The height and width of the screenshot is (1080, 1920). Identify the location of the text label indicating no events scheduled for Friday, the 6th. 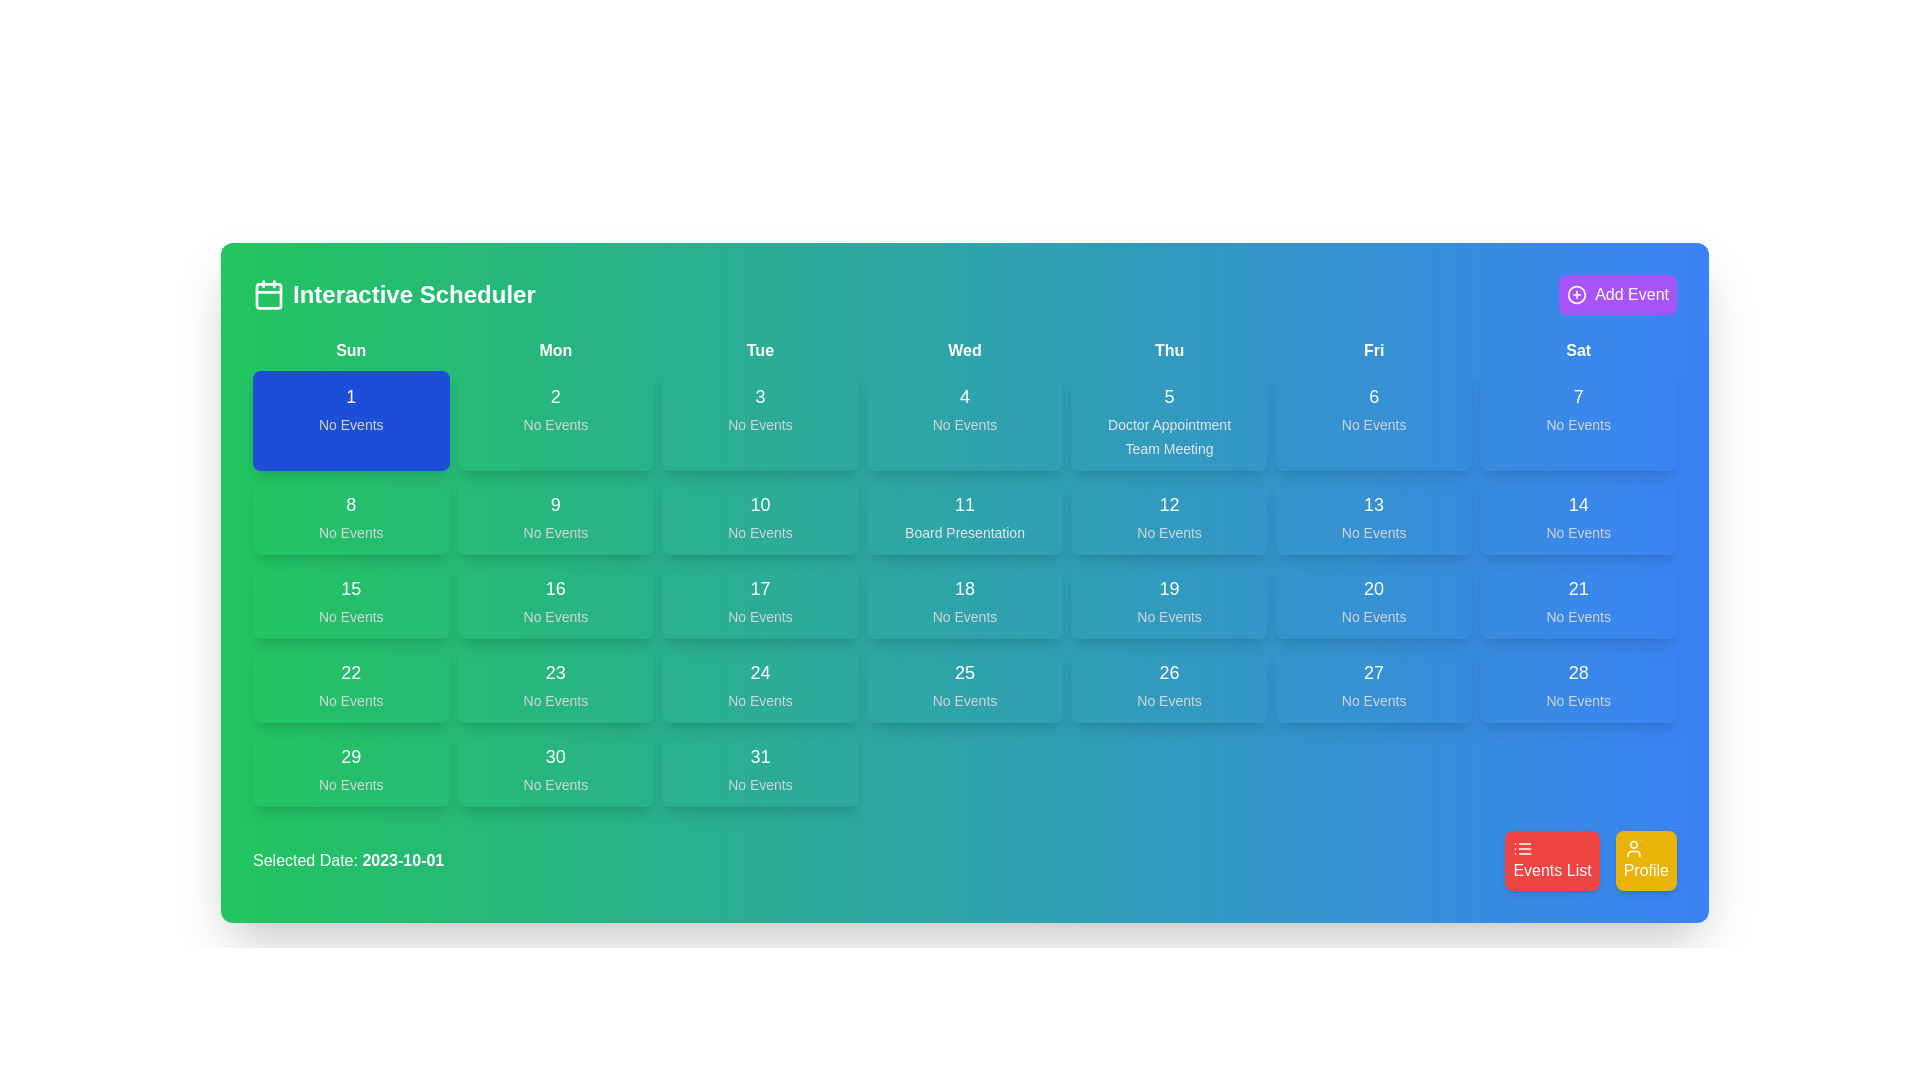
(1373, 423).